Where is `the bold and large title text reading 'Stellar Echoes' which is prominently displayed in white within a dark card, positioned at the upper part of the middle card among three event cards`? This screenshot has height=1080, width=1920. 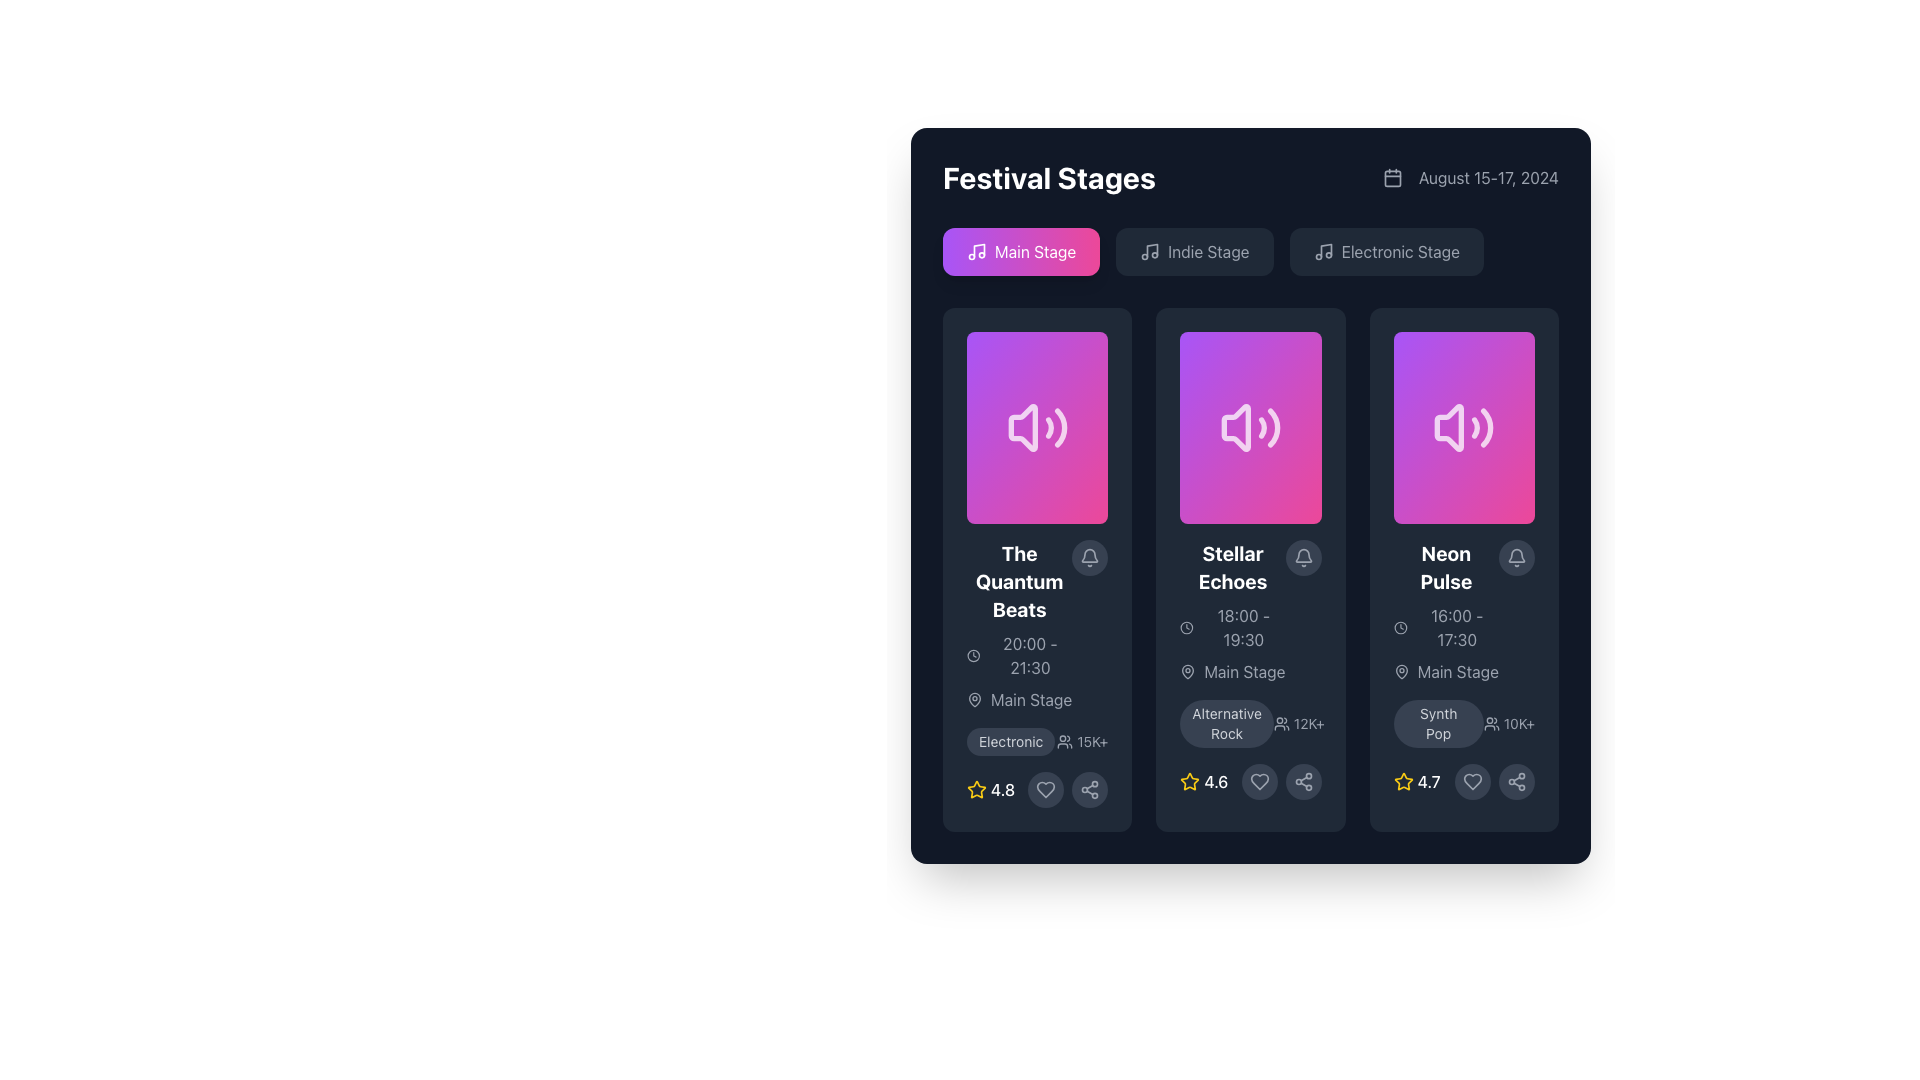 the bold and large title text reading 'Stellar Echoes' which is prominently displayed in white within a dark card, positioned at the upper part of the middle card among three event cards is located at coordinates (1232, 567).